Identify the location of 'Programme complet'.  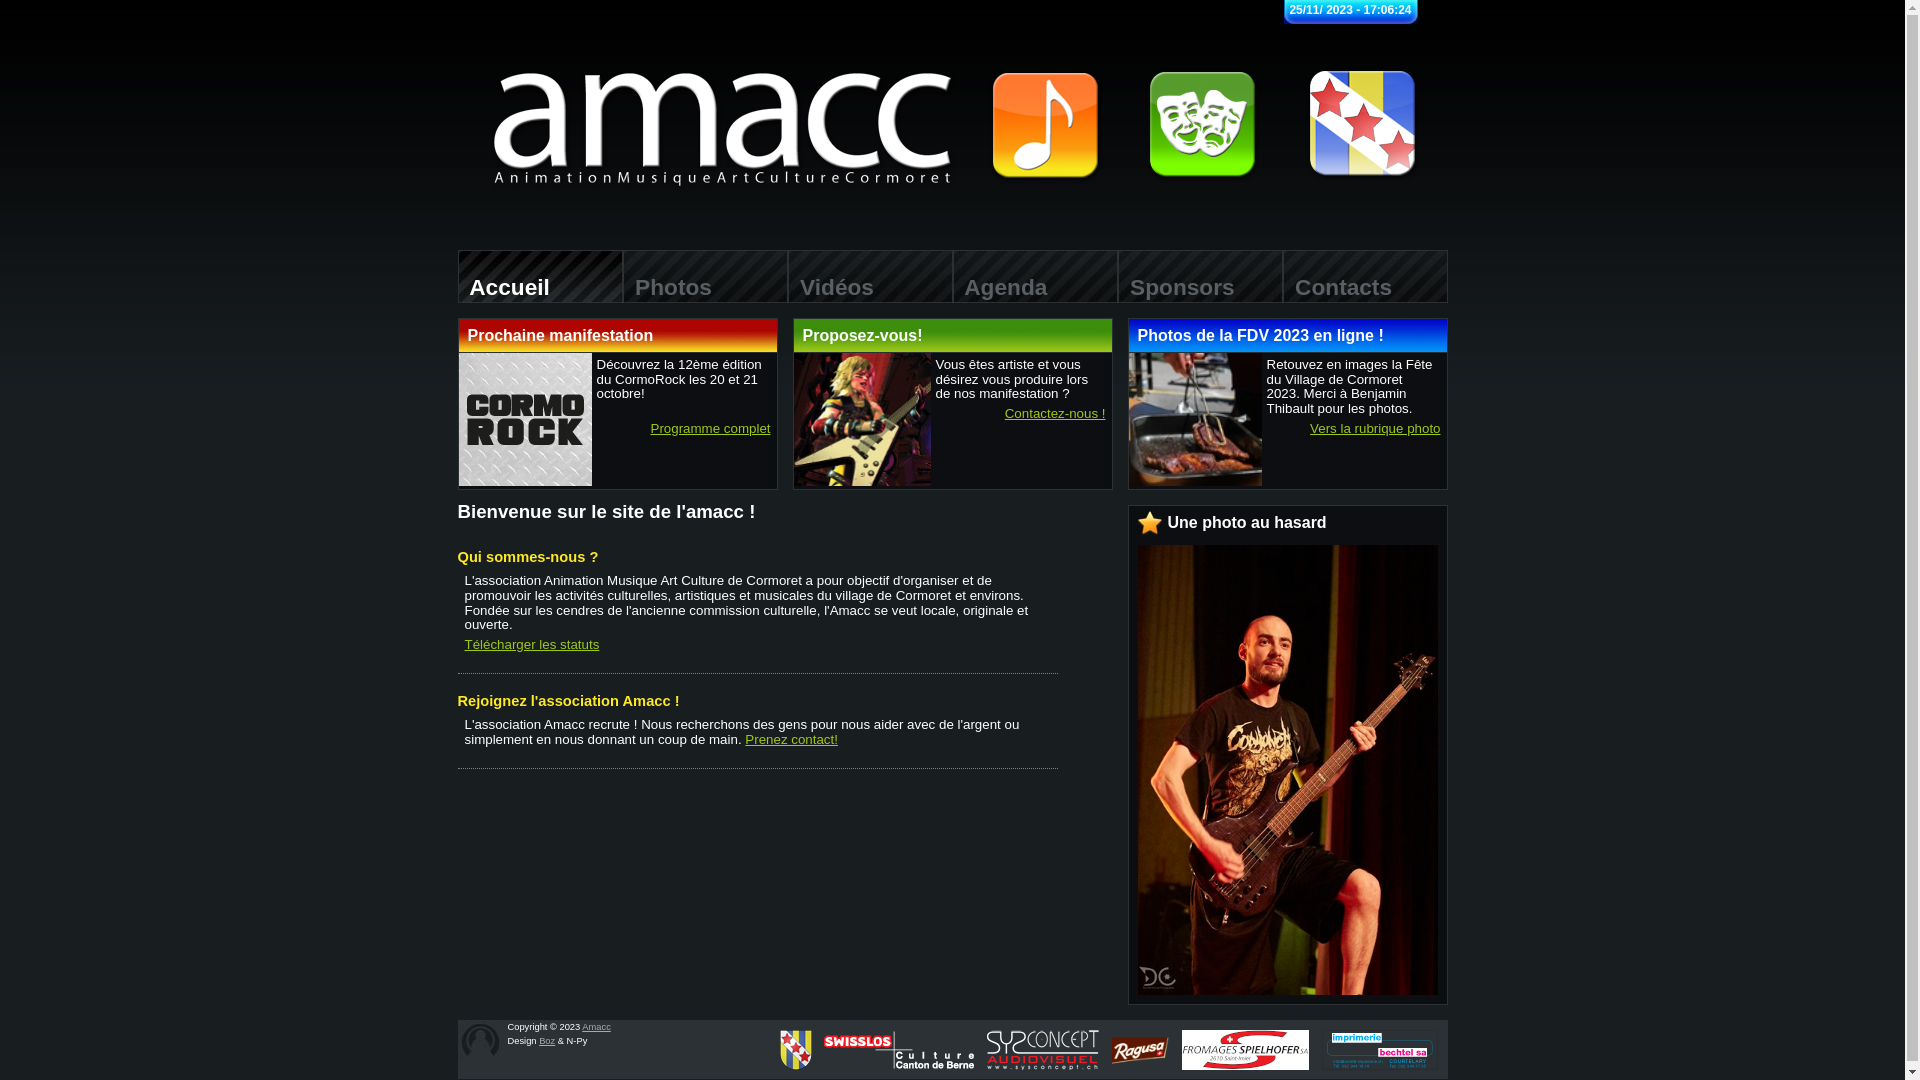
(649, 428).